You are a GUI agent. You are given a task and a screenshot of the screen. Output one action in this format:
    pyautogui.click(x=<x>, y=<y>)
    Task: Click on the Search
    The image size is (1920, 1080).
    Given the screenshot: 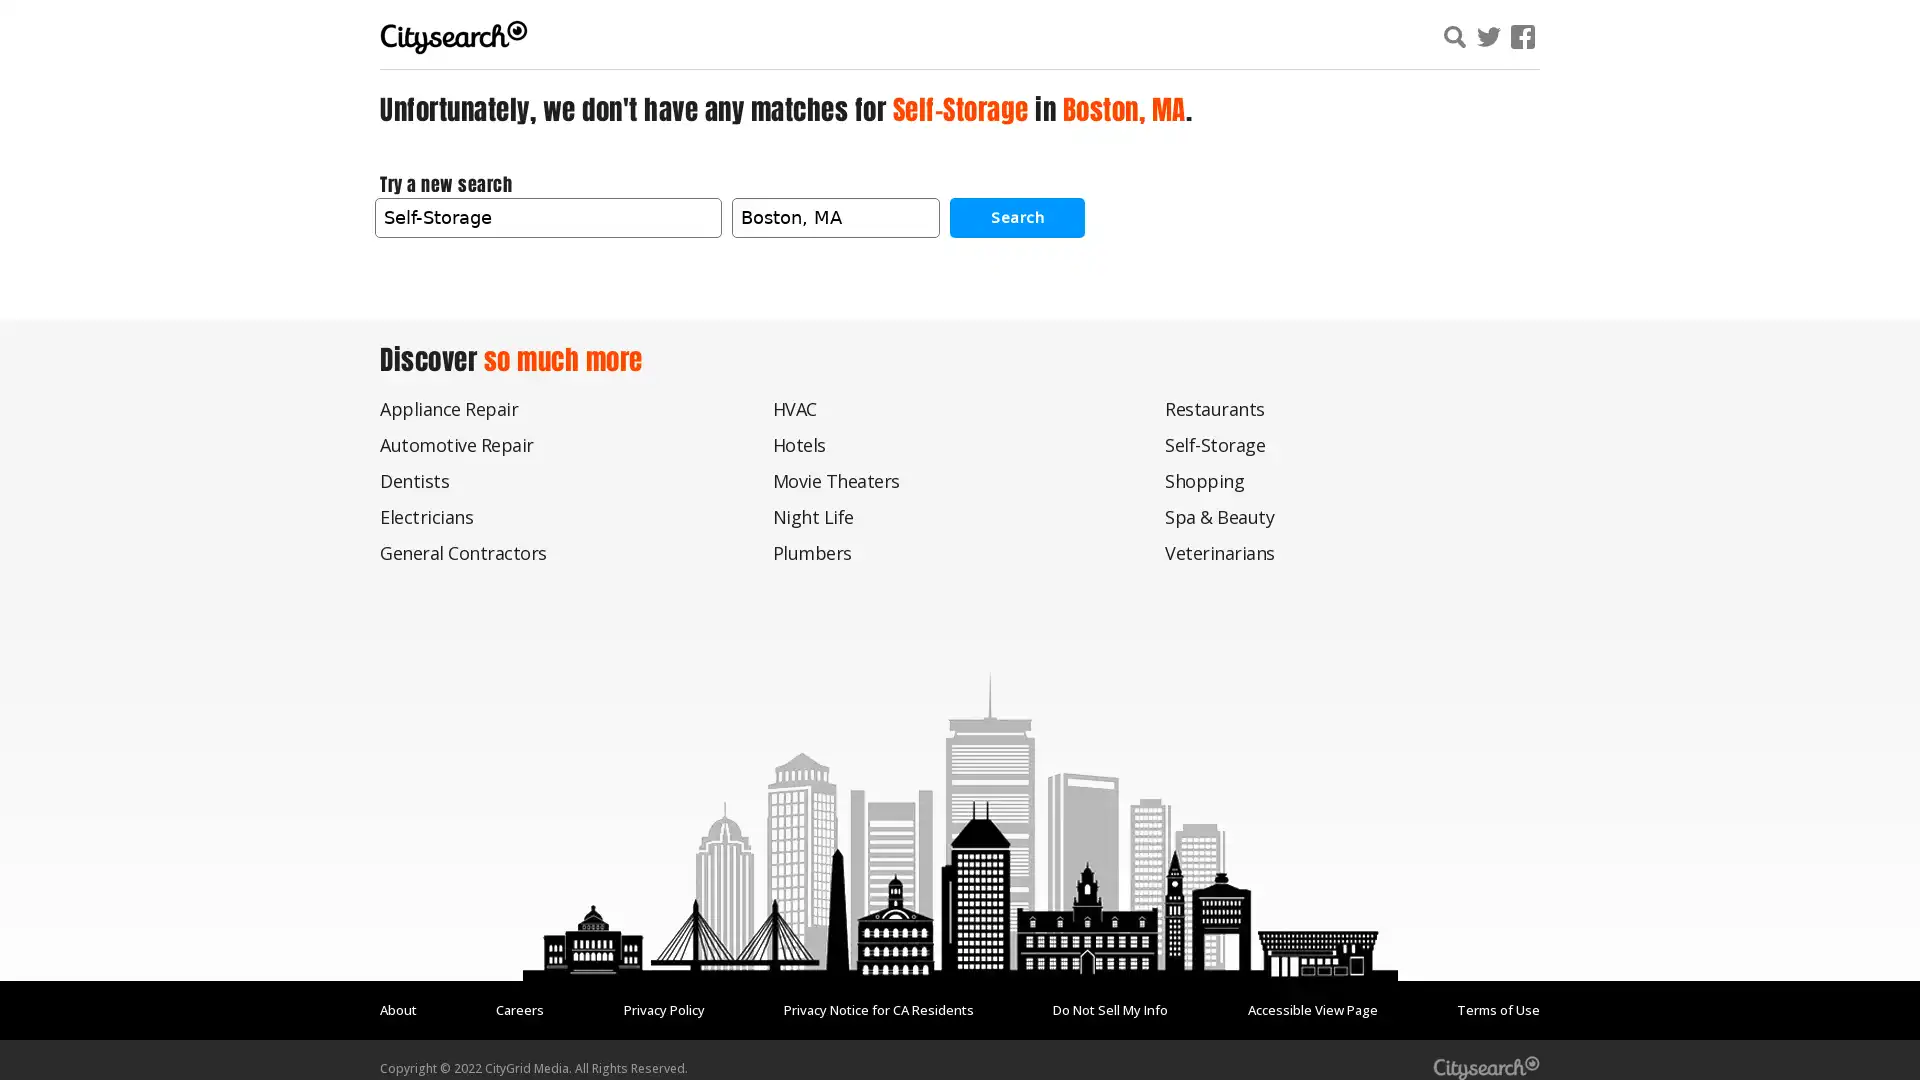 What is the action you would take?
    pyautogui.click(x=1693, y=39)
    